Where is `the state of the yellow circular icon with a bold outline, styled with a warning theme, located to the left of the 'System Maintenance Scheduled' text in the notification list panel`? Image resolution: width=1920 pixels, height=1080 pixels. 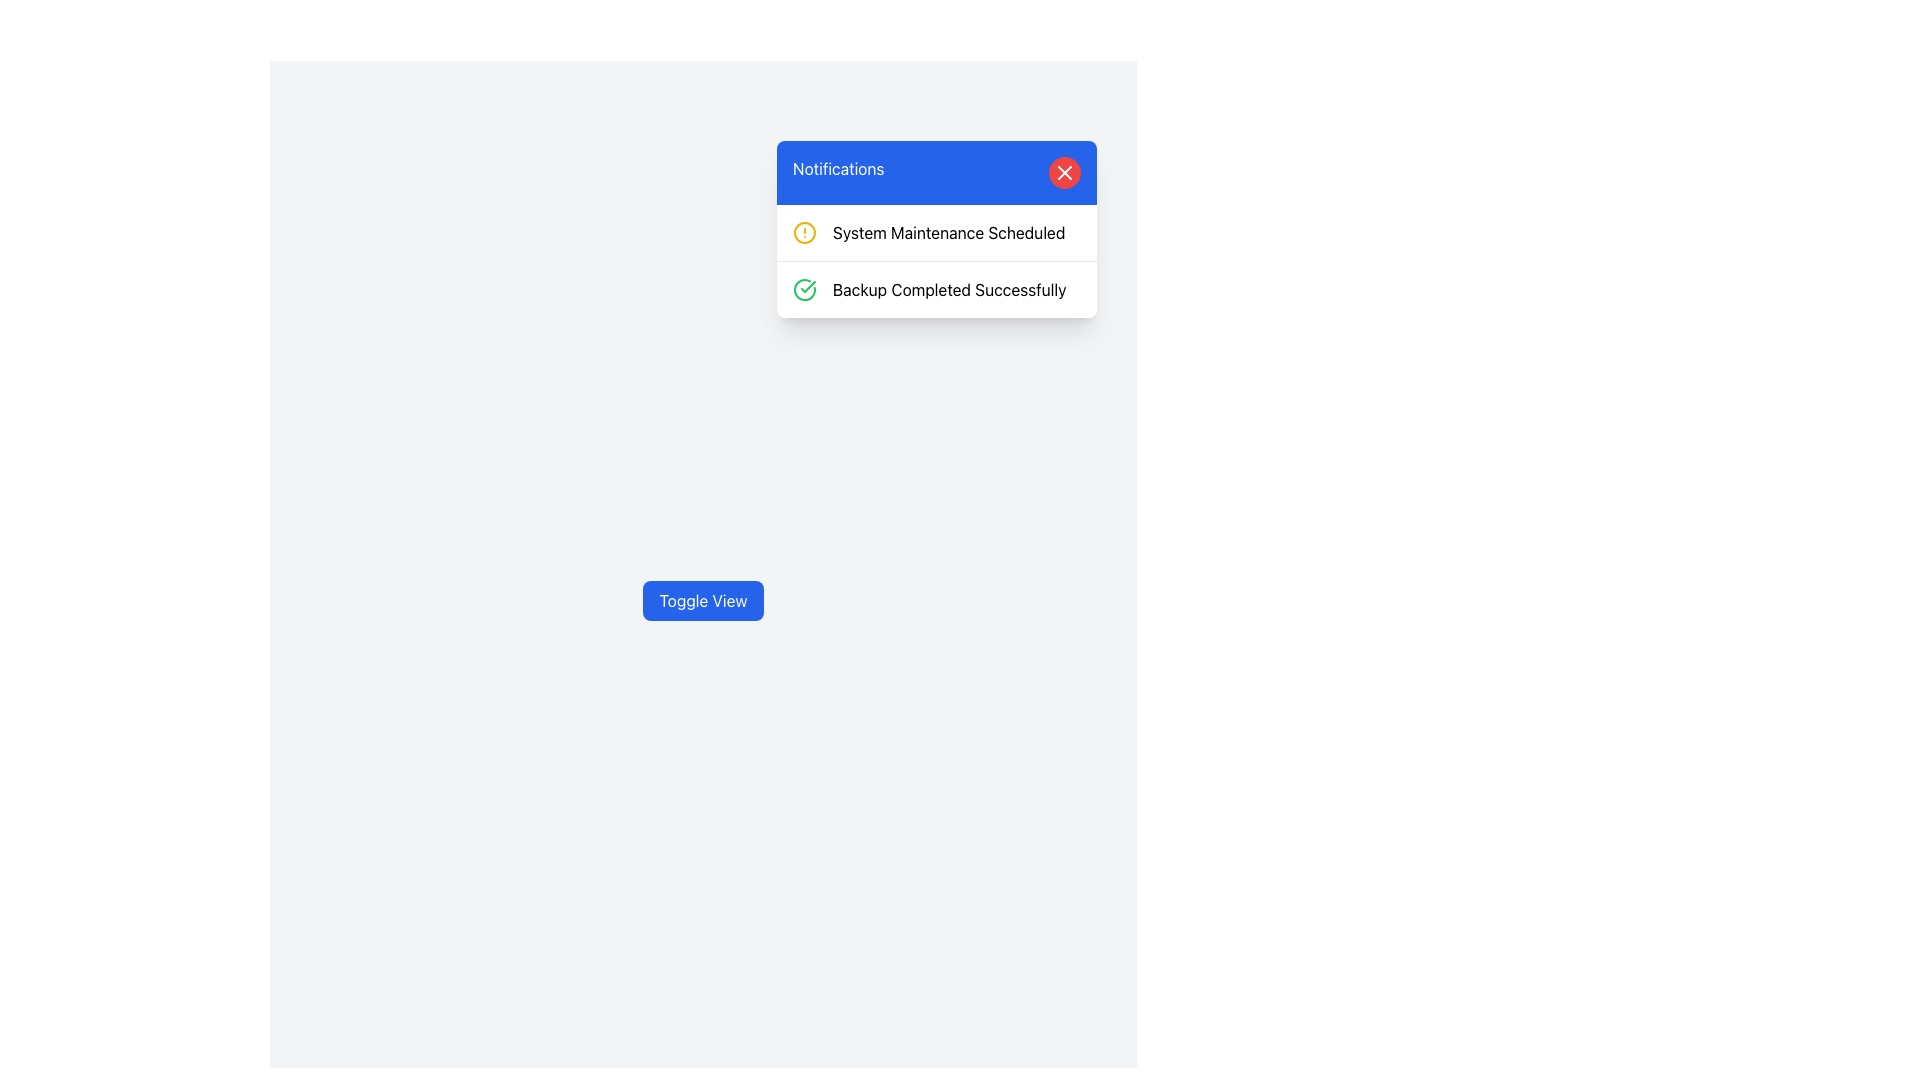 the state of the yellow circular icon with a bold outline, styled with a warning theme, located to the left of the 'System Maintenance Scheduled' text in the notification list panel is located at coordinates (805, 231).